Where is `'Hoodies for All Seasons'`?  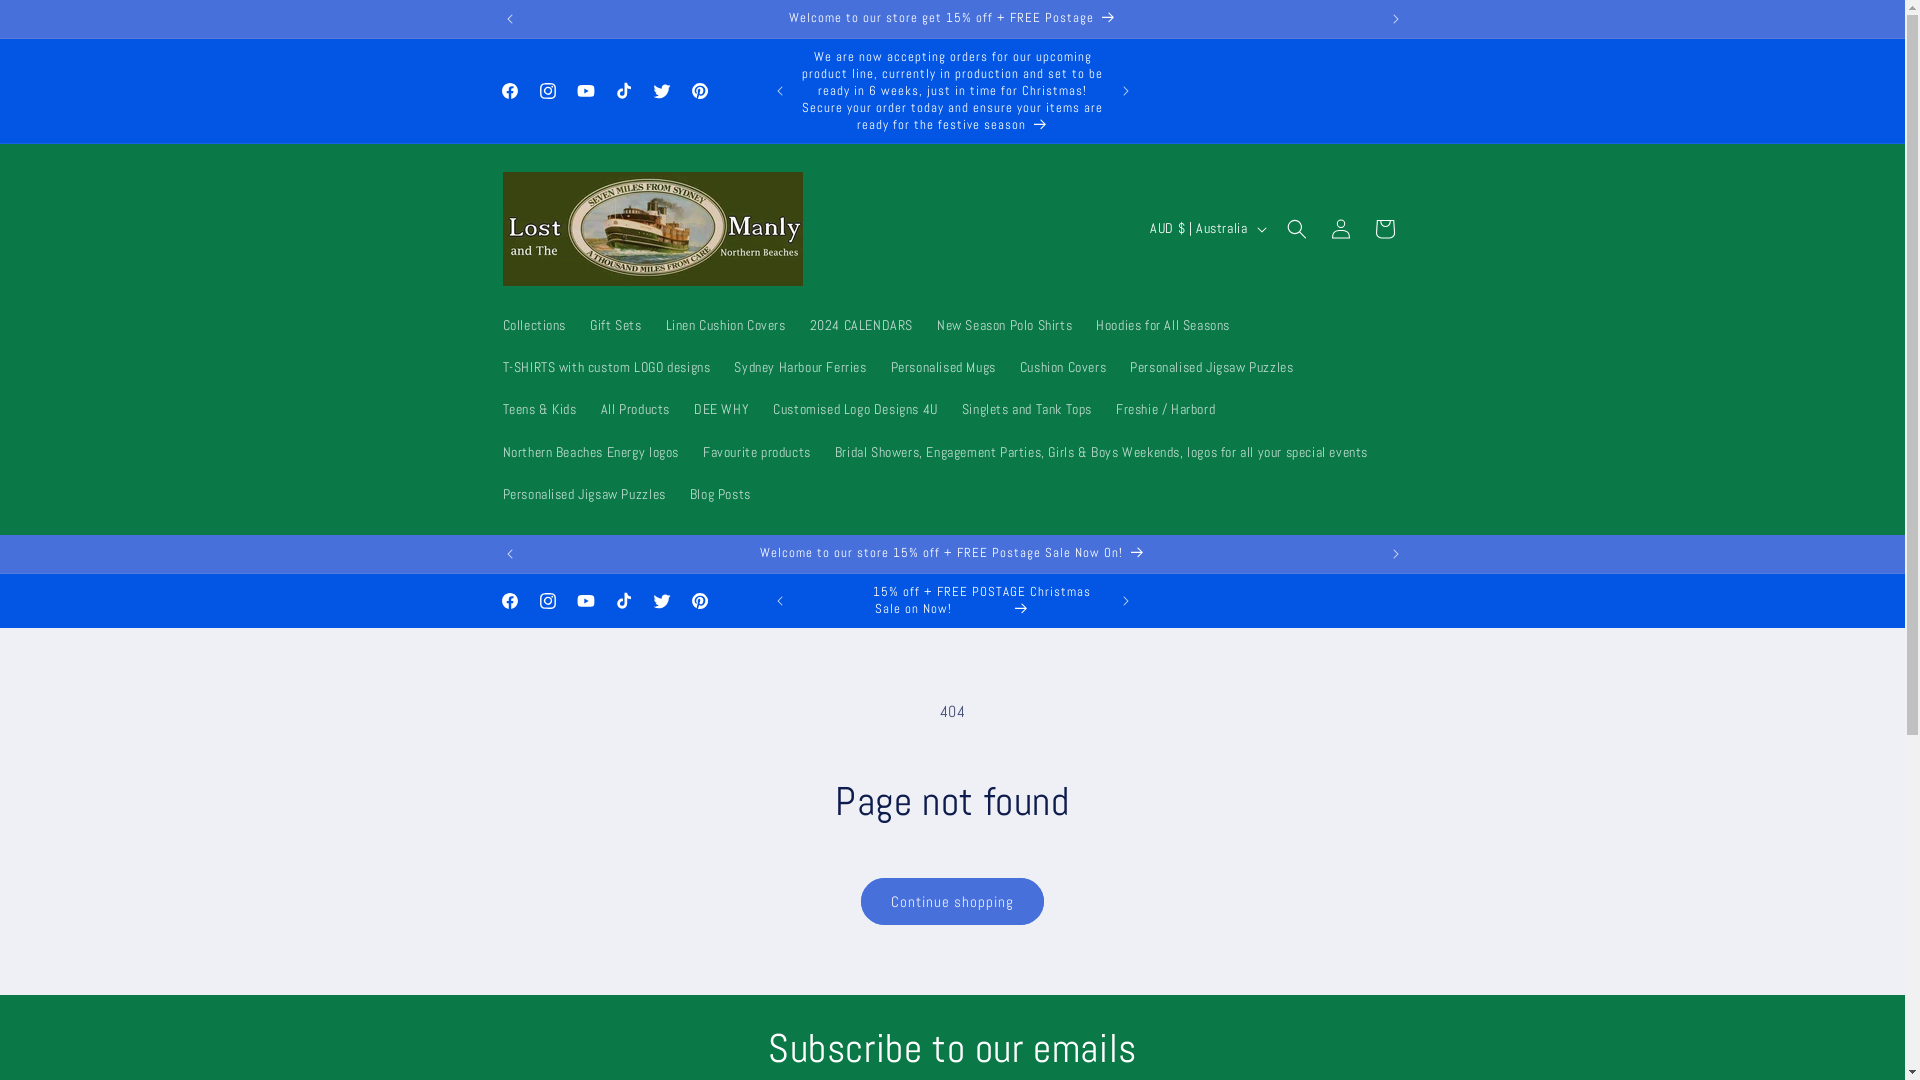
'Hoodies for All Seasons' is located at coordinates (1083, 323).